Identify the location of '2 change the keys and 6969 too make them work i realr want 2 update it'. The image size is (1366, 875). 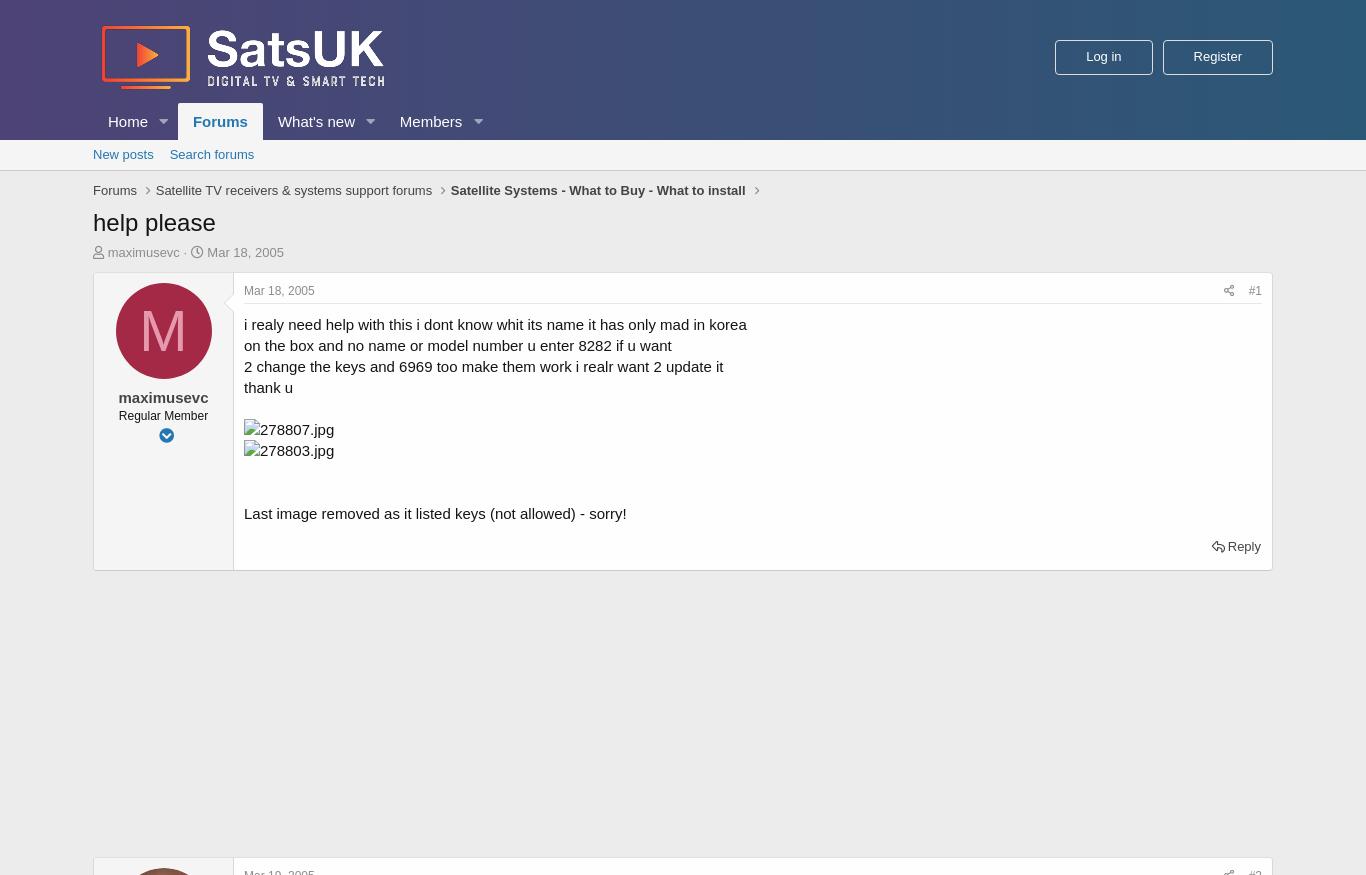
(483, 366).